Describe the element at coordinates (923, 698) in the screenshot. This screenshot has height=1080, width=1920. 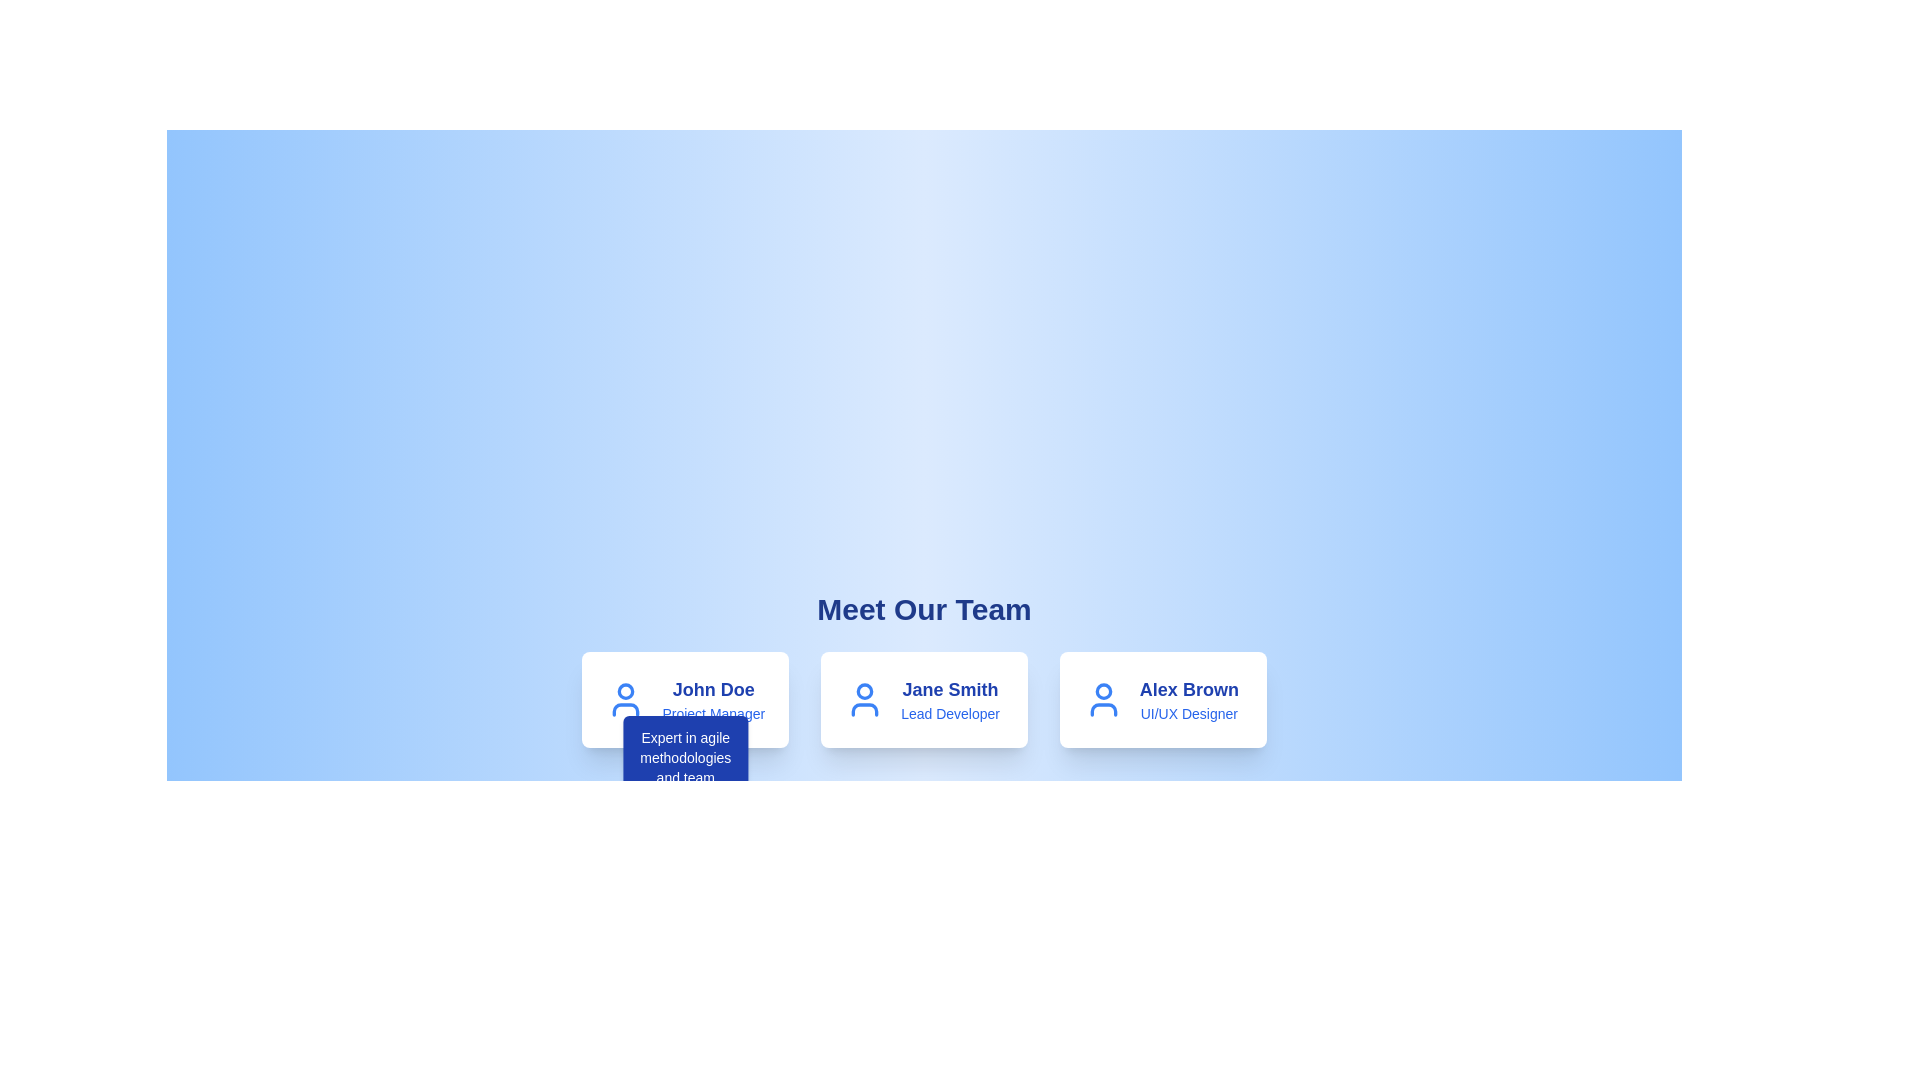
I see `the second card in the row featuring a user silhouette icon, the name 'Jane Smith' in bold blue font, and the role 'Lead Developer'` at that location.